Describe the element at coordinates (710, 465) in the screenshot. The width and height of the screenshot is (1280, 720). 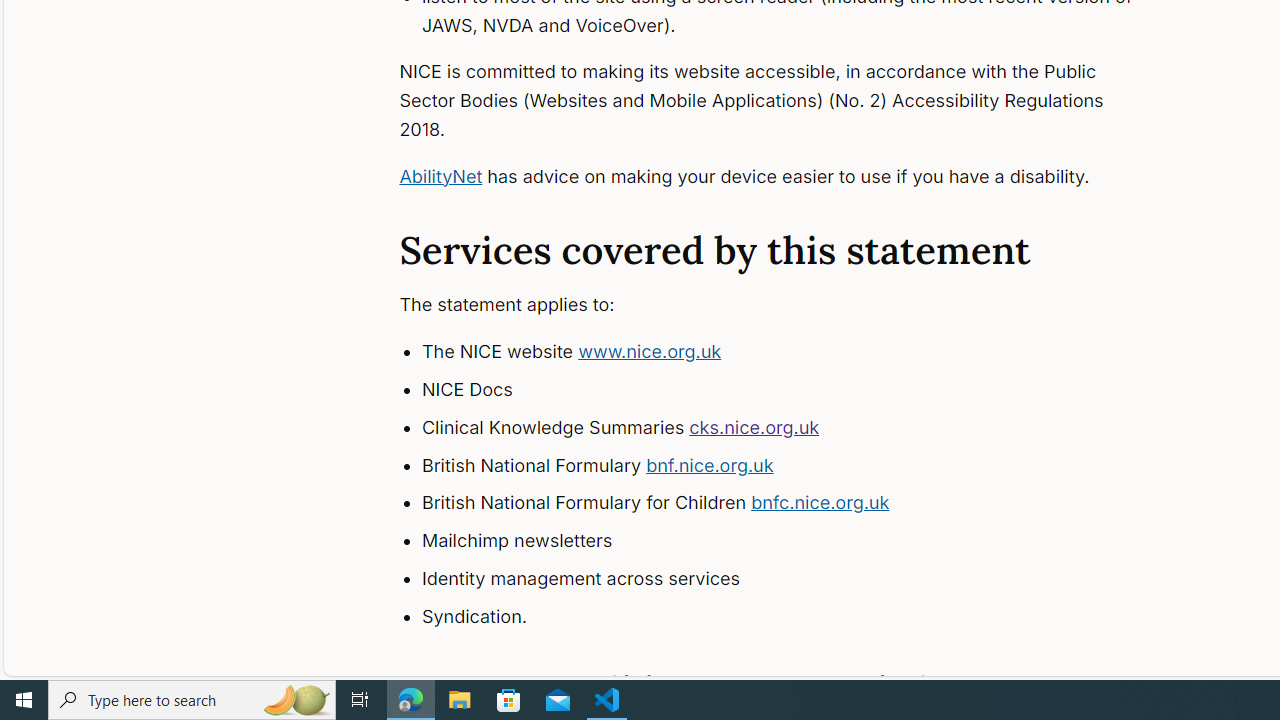
I see `'bnf.nice.org.uk'` at that location.